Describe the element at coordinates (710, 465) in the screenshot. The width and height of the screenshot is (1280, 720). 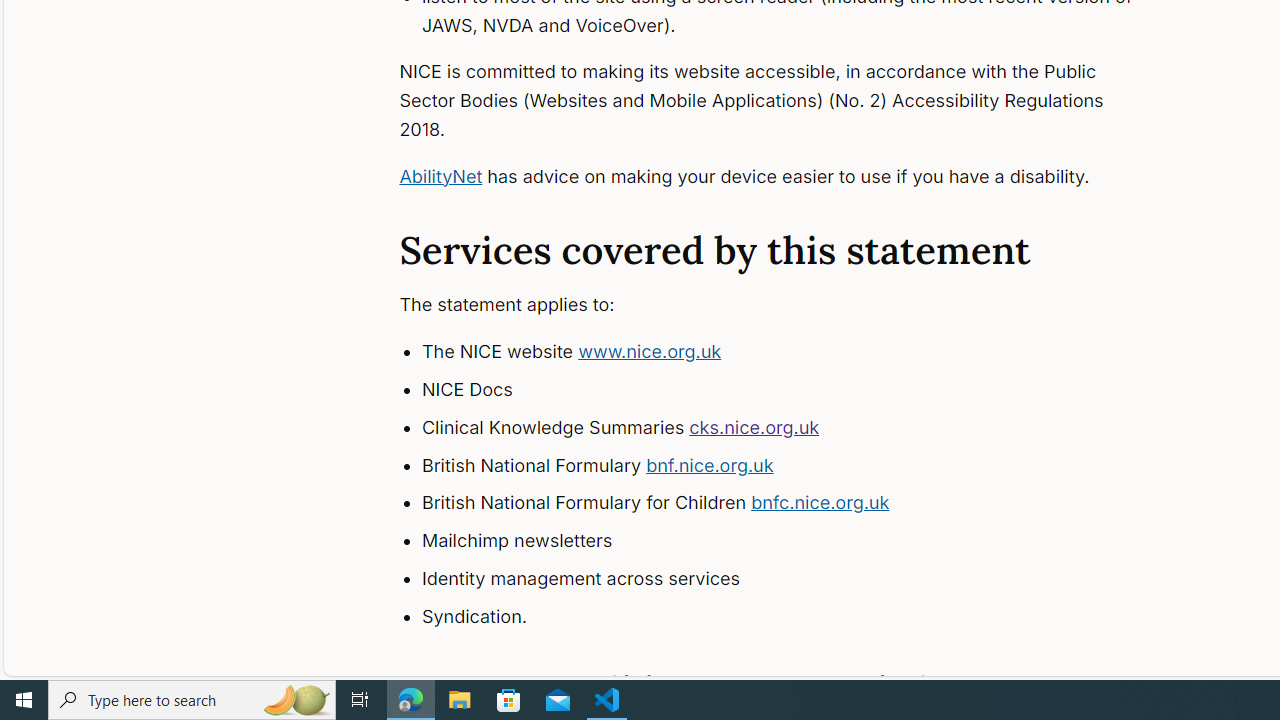
I see `'bnf.nice.org.uk'` at that location.